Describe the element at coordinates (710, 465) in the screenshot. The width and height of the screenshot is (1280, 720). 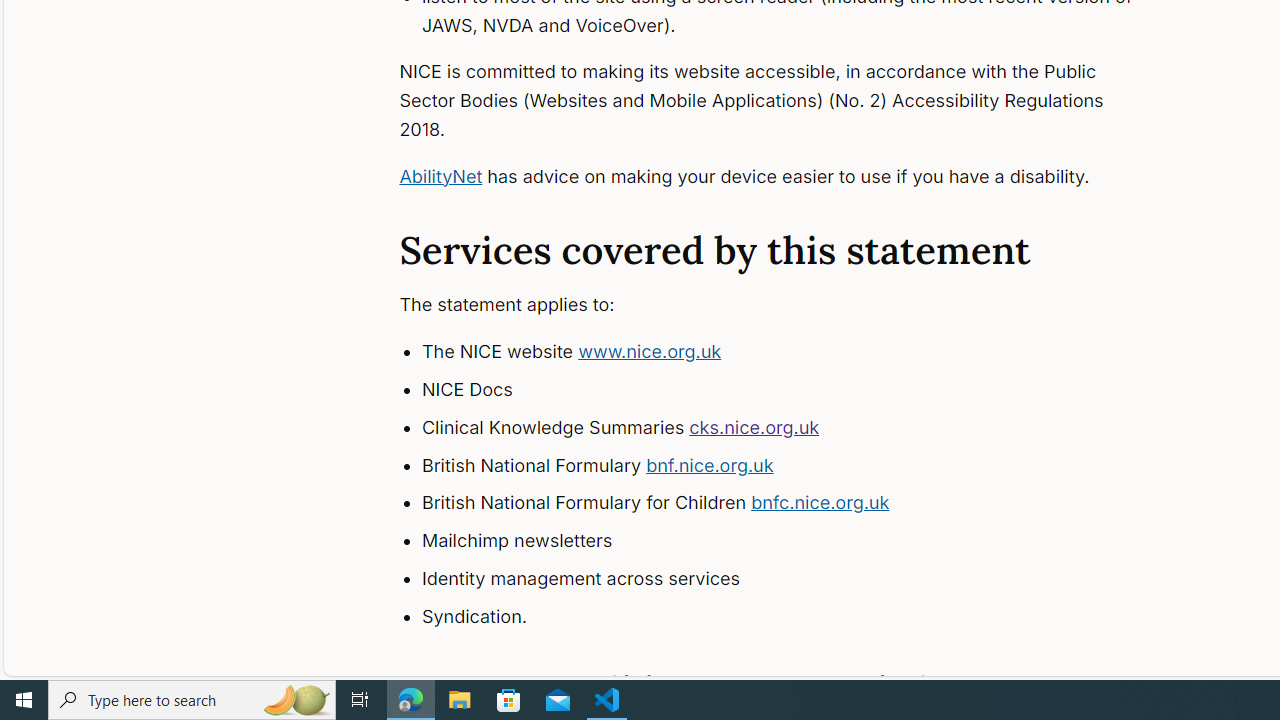
I see `'bnf.nice.org.uk'` at that location.